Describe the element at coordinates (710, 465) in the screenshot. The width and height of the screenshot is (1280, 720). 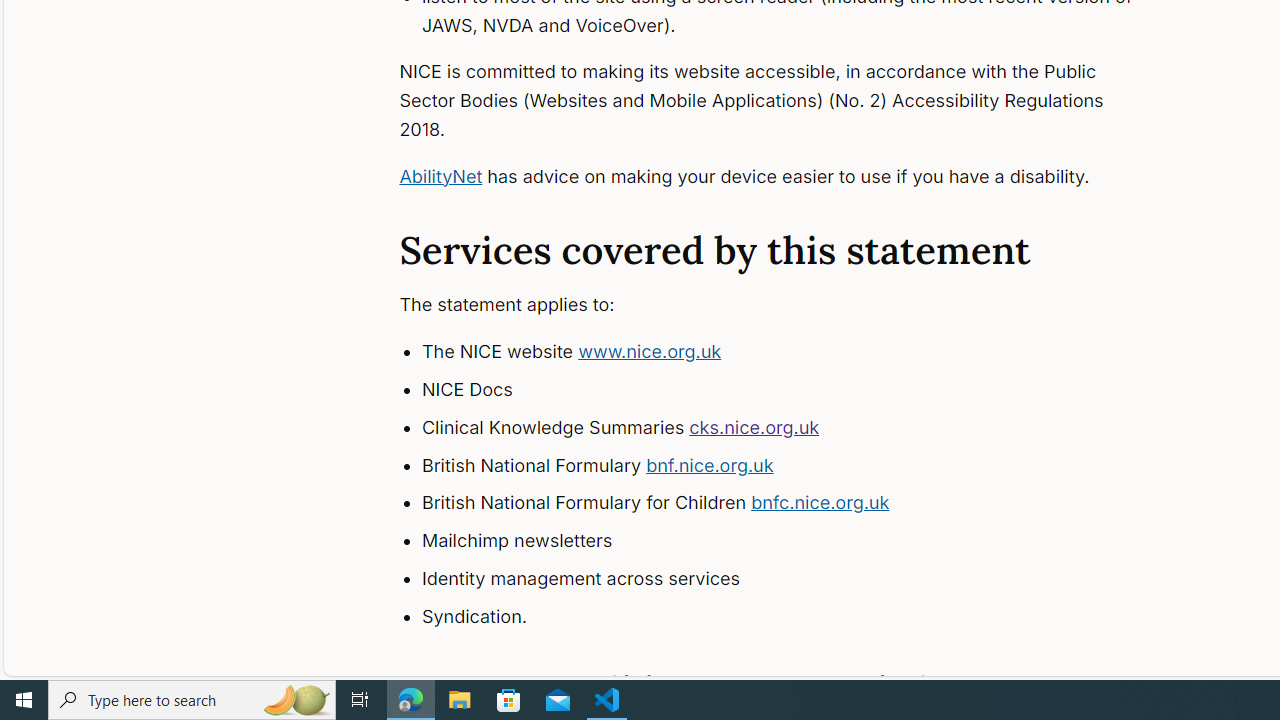
I see `'bnf.nice.org.uk'` at that location.